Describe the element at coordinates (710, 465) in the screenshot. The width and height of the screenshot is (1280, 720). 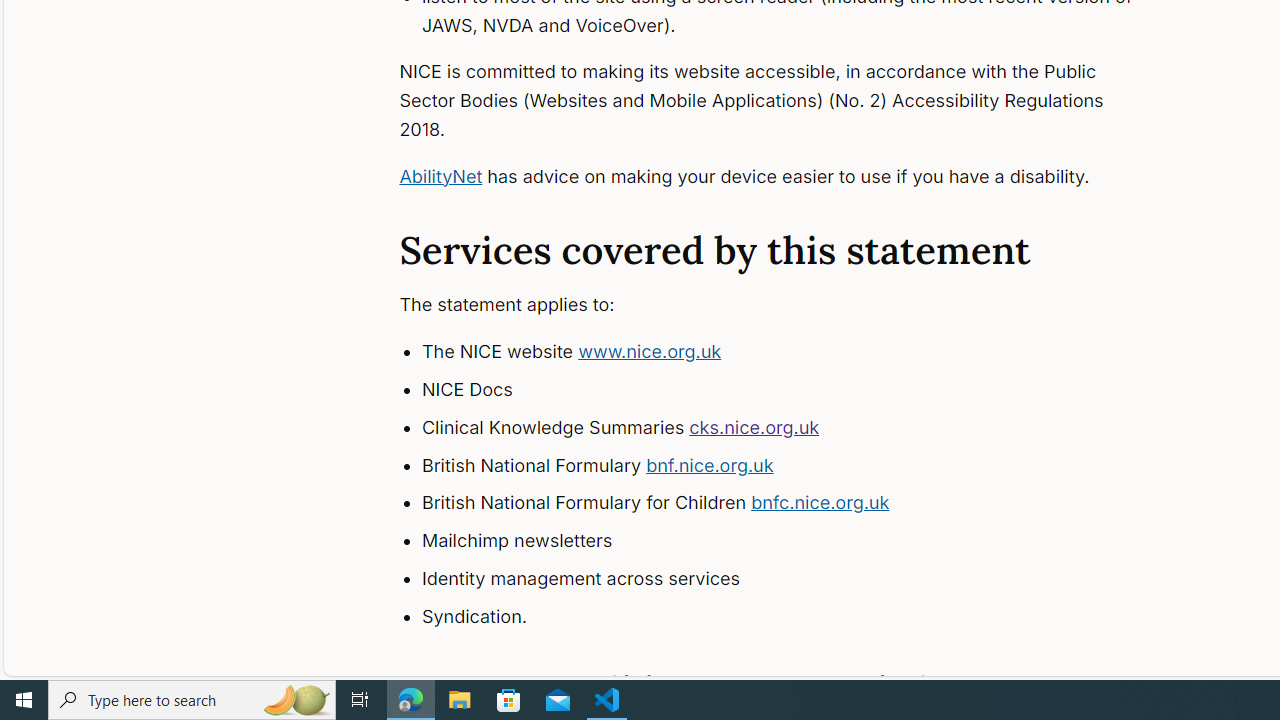
I see `'bnf.nice.org.uk'` at that location.